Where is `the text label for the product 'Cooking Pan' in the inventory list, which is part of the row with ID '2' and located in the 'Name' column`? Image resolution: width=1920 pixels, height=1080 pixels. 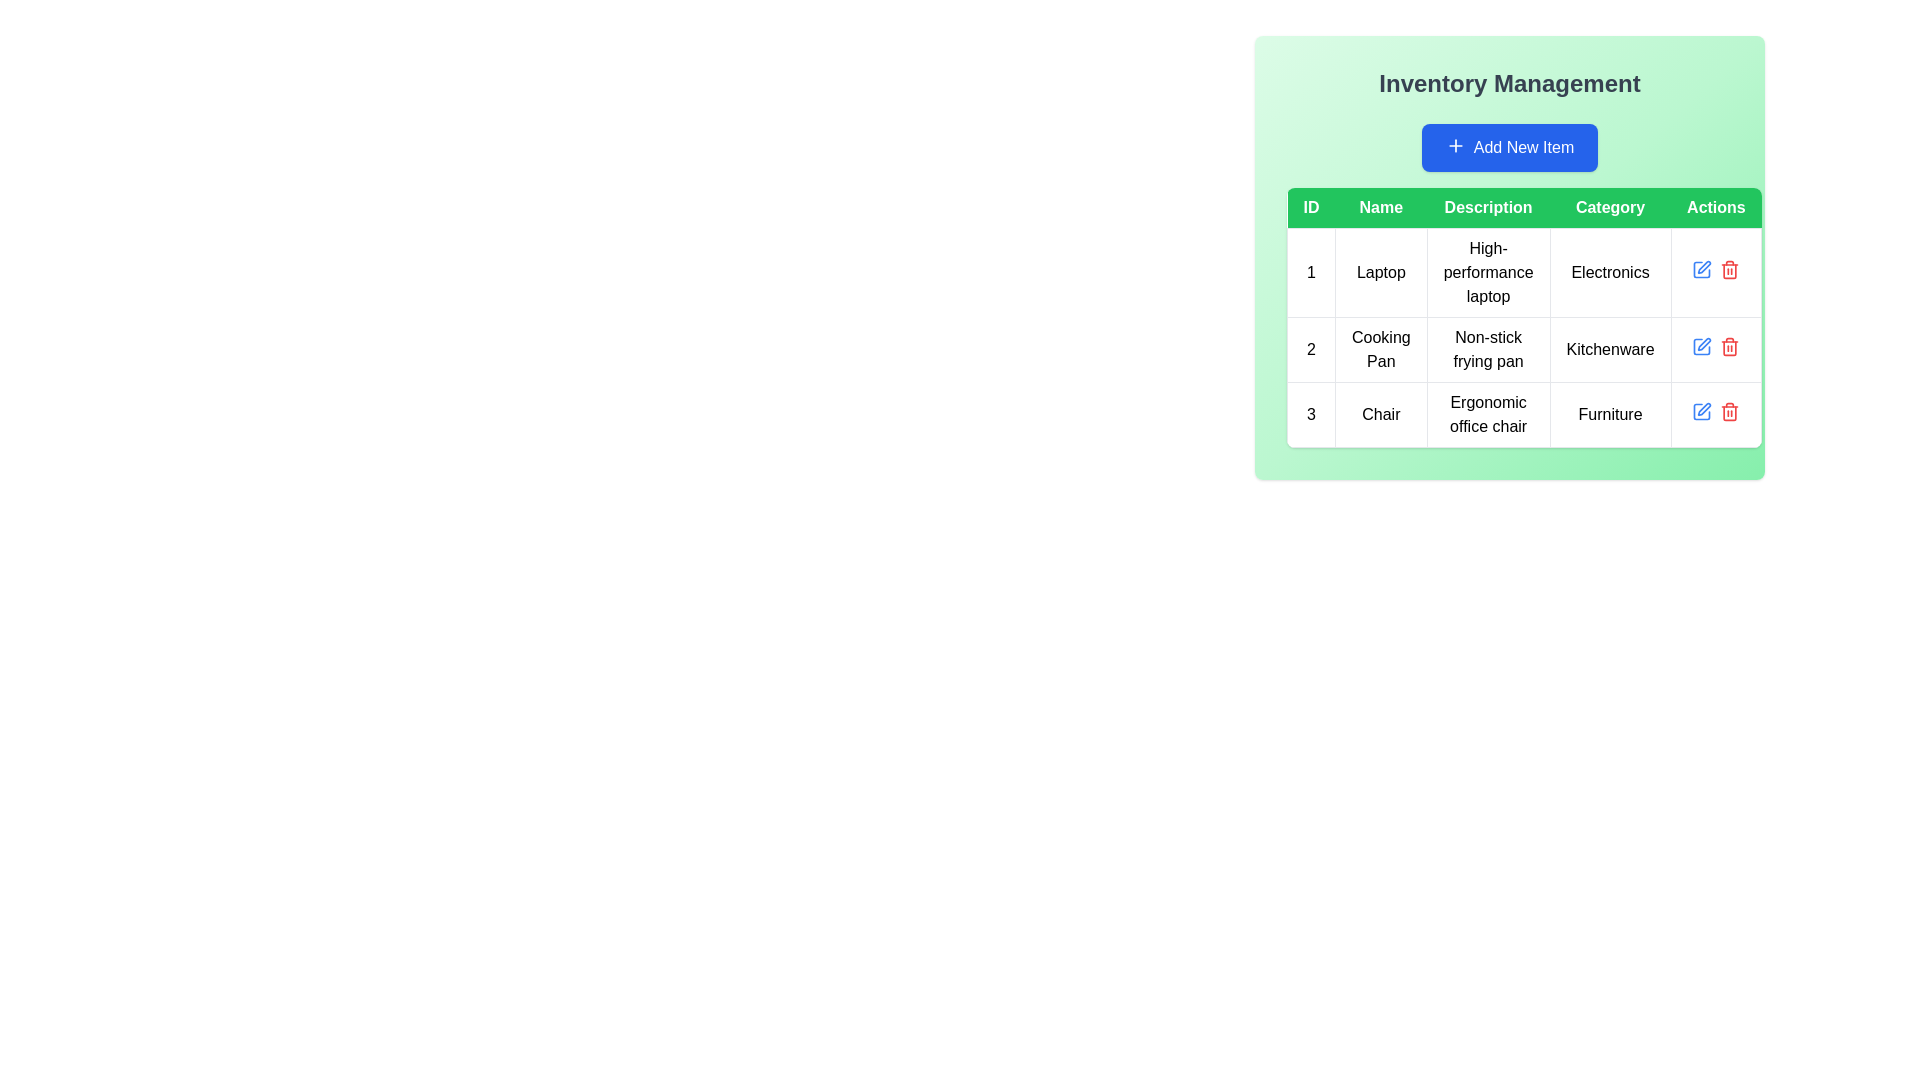
the text label for the product 'Cooking Pan' in the inventory list, which is part of the row with ID '2' and located in the 'Name' column is located at coordinates (1380, 349).